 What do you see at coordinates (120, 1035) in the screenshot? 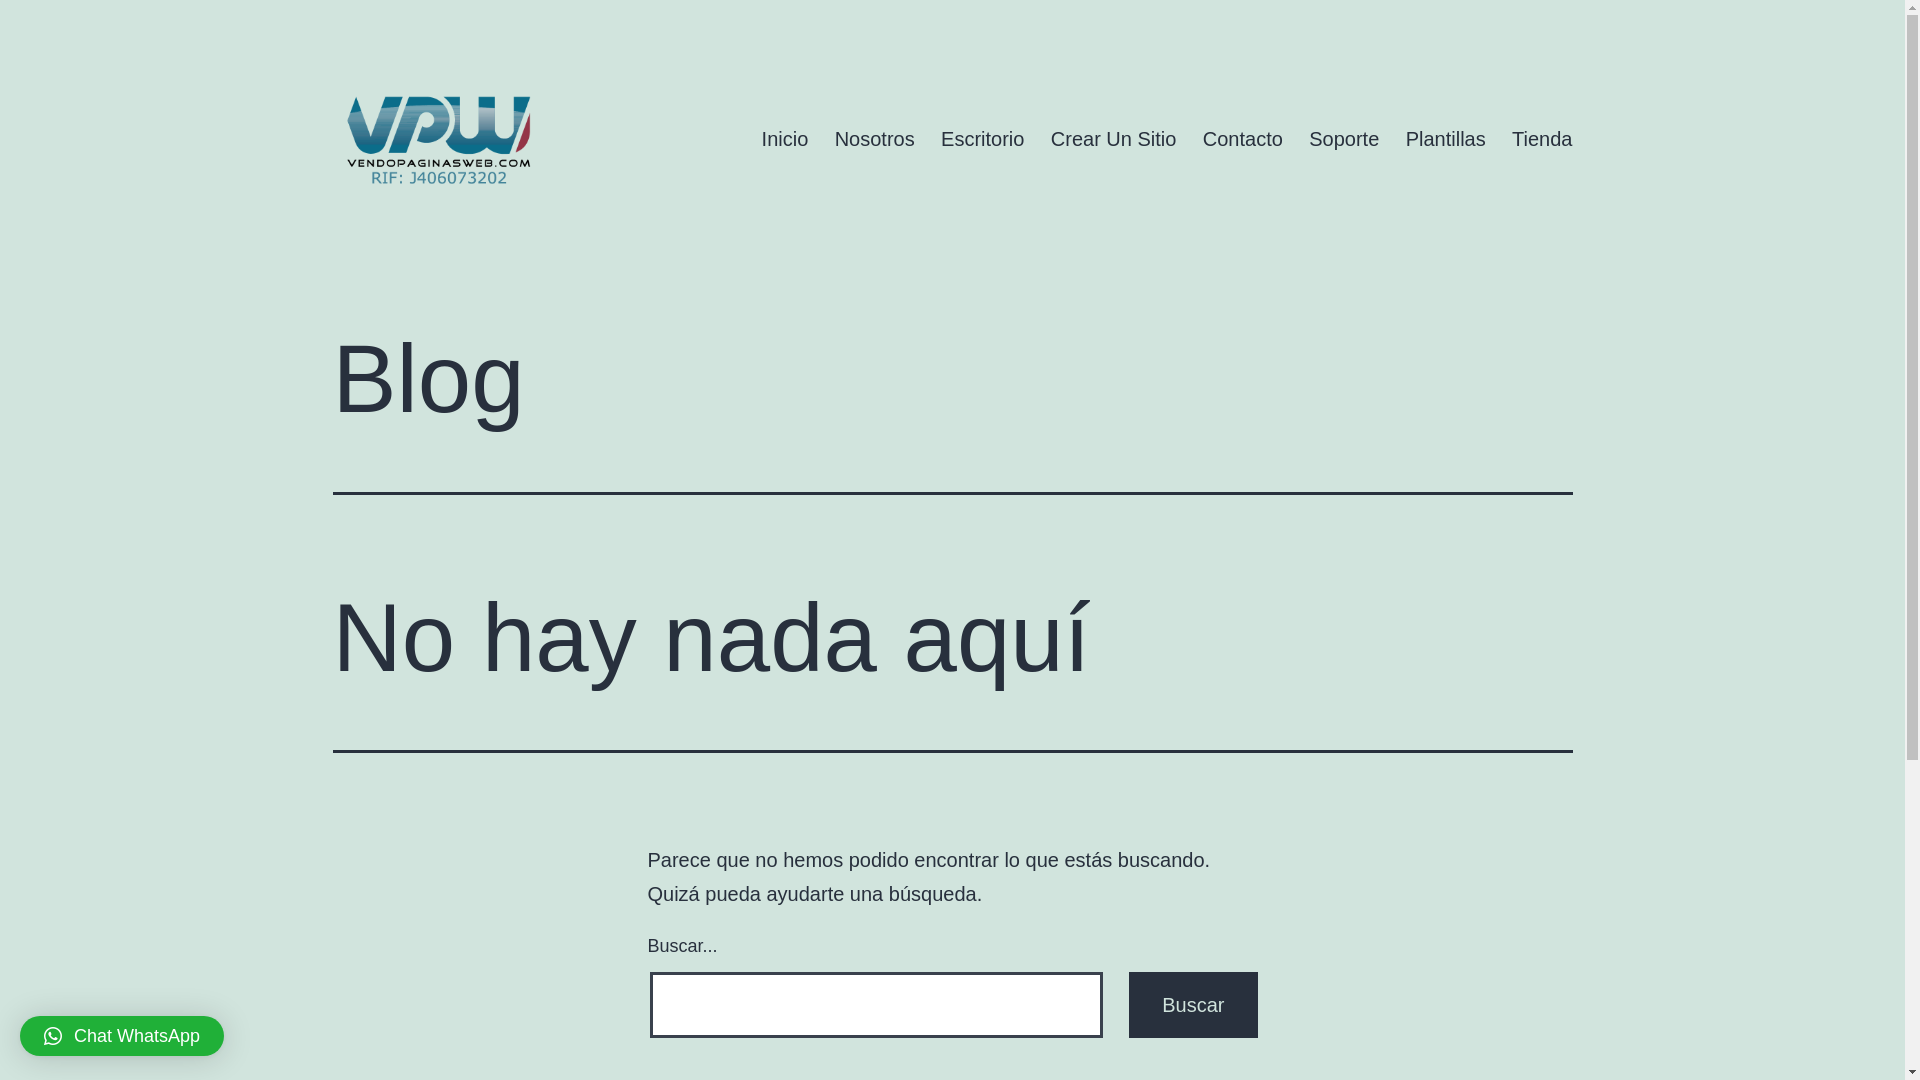
I see `'Chat WhatsApp'` at bounding box center [120, 1035].